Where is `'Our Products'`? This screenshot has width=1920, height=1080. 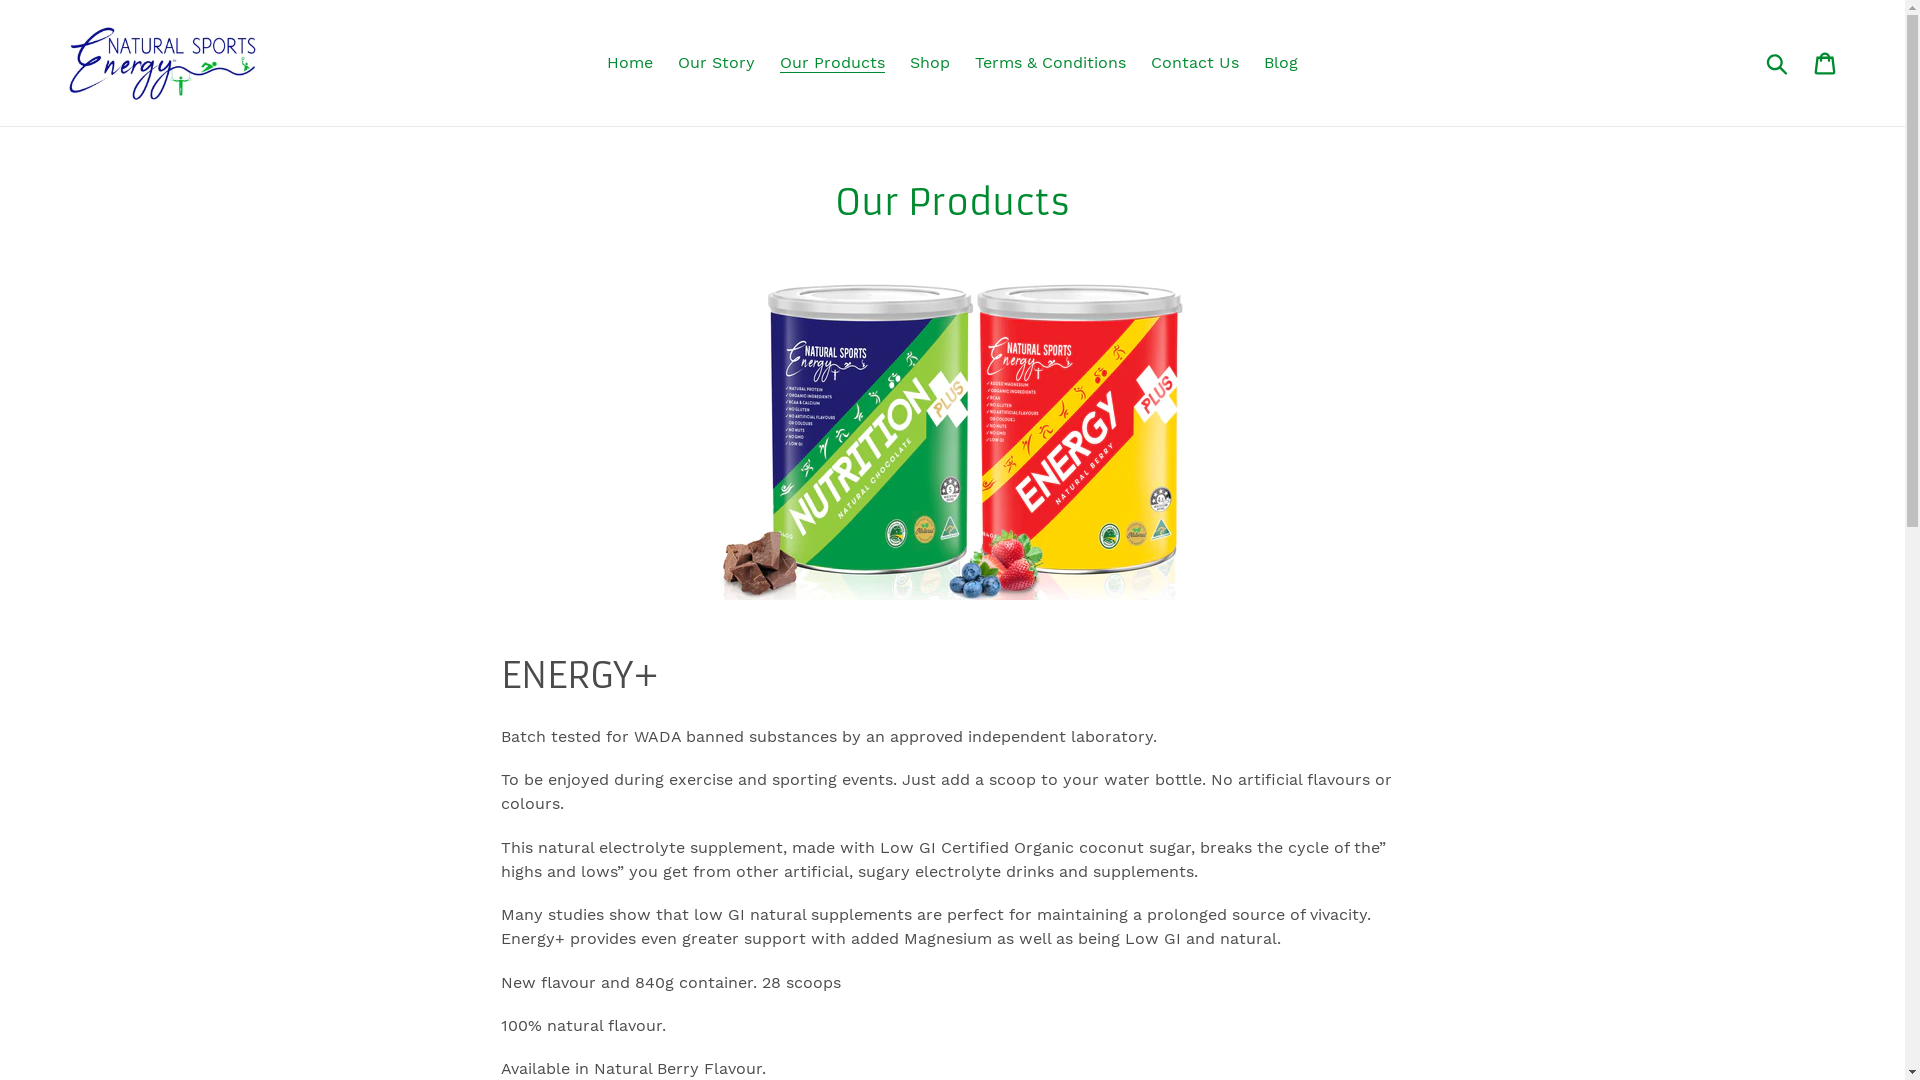
'Our Products' is located at coordinates (832, 61).